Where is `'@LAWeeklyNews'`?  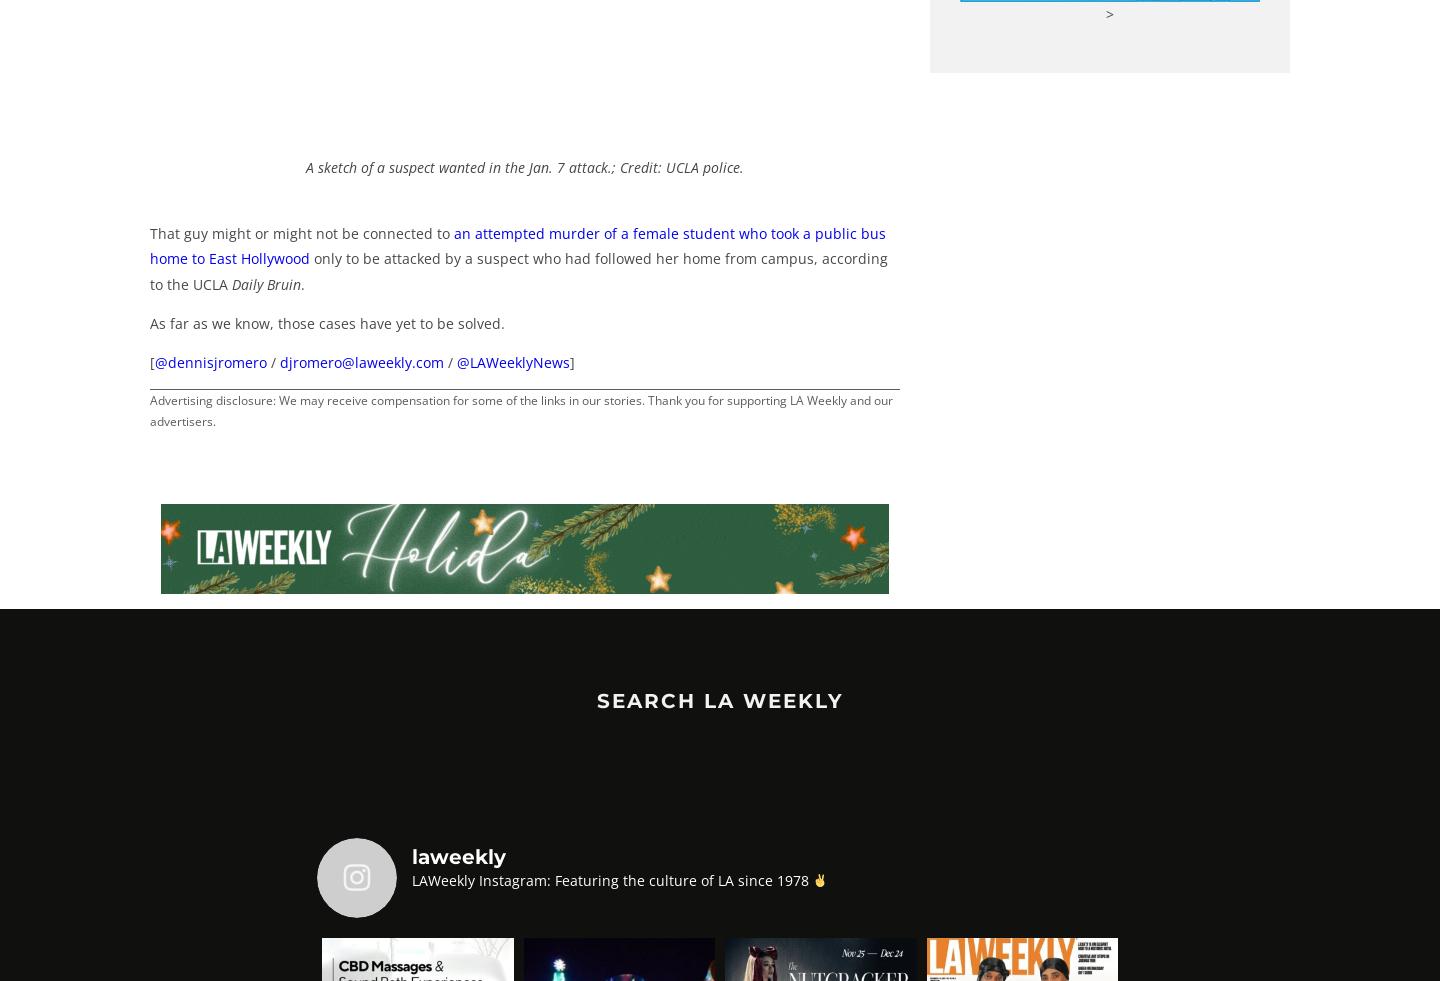 '@LAWeeklyNews' is located at coordinates (512, 361).